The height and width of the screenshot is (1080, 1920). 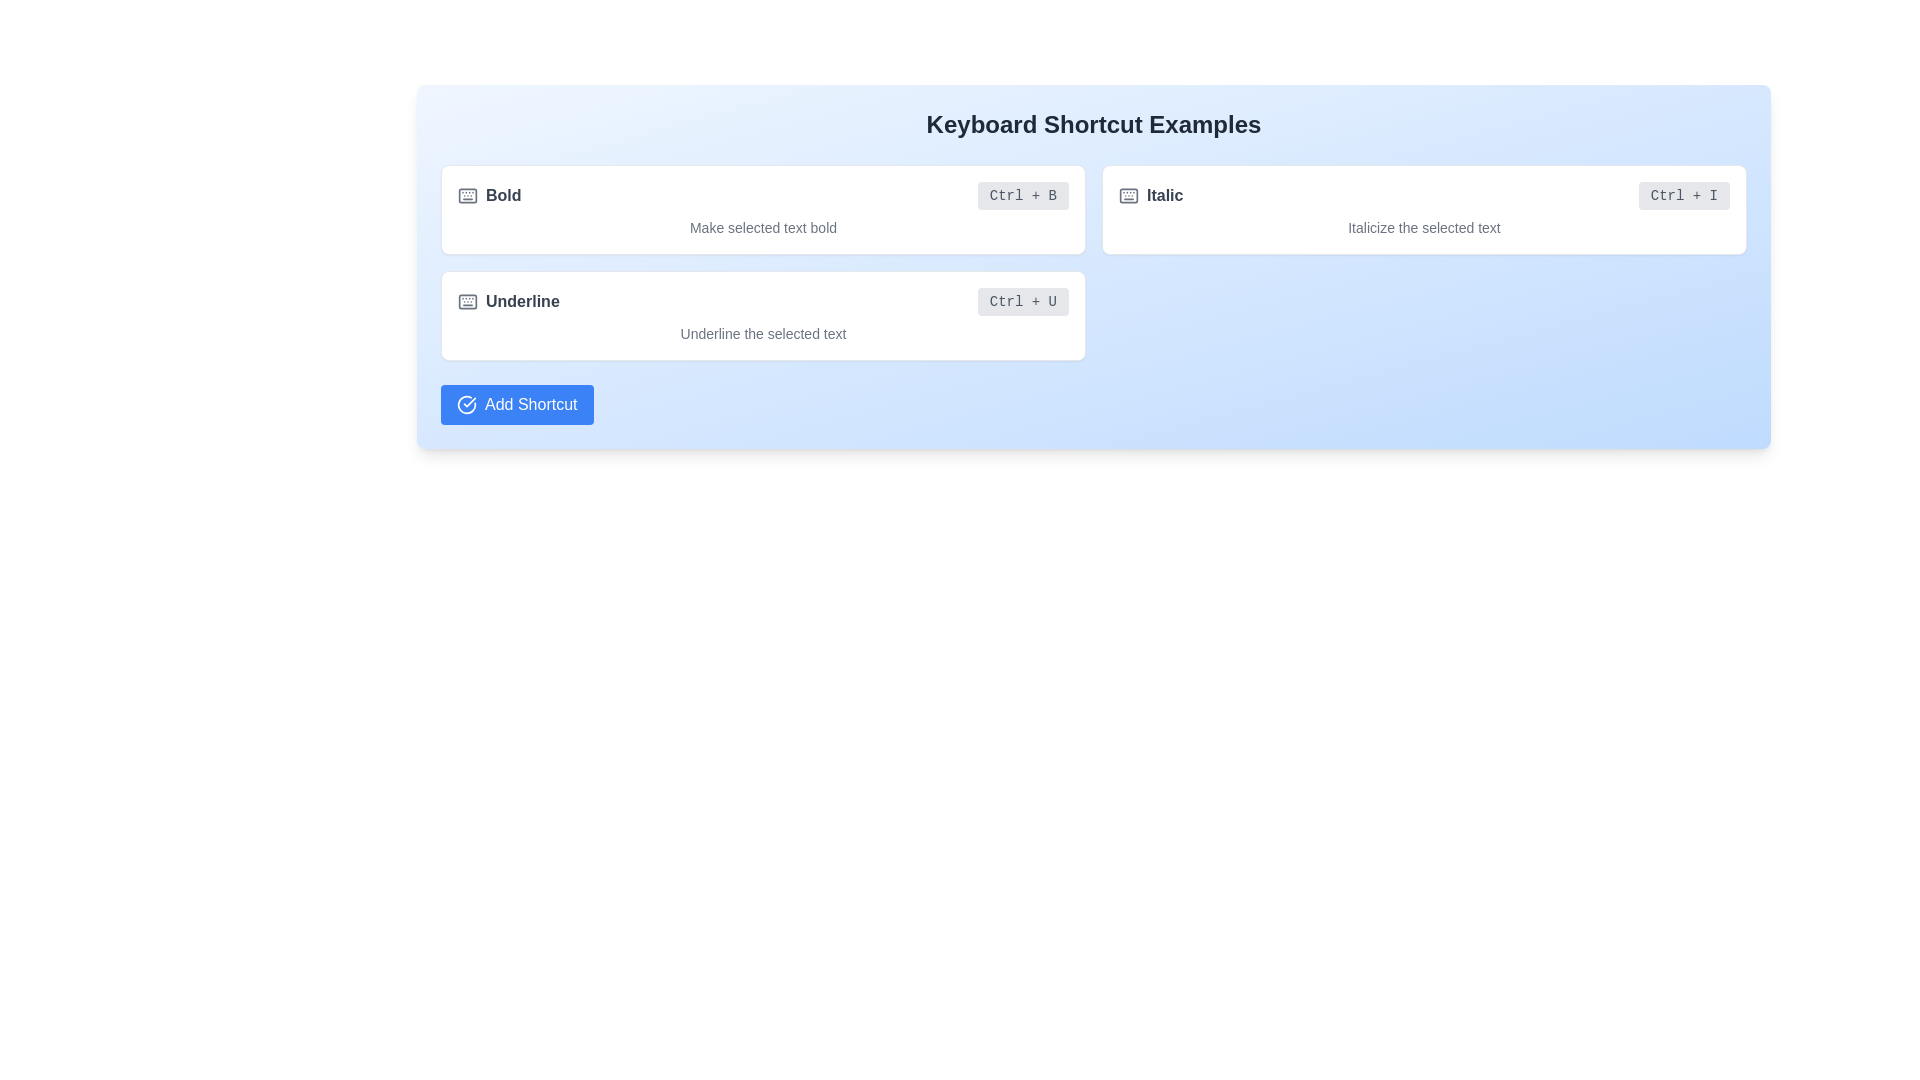 What do you see at coordinates (517, 405) in the screenshot?
I see `the blue rectangular button labeled 'Add Shortcut' to change its background color` at bounding box center [517, 405].